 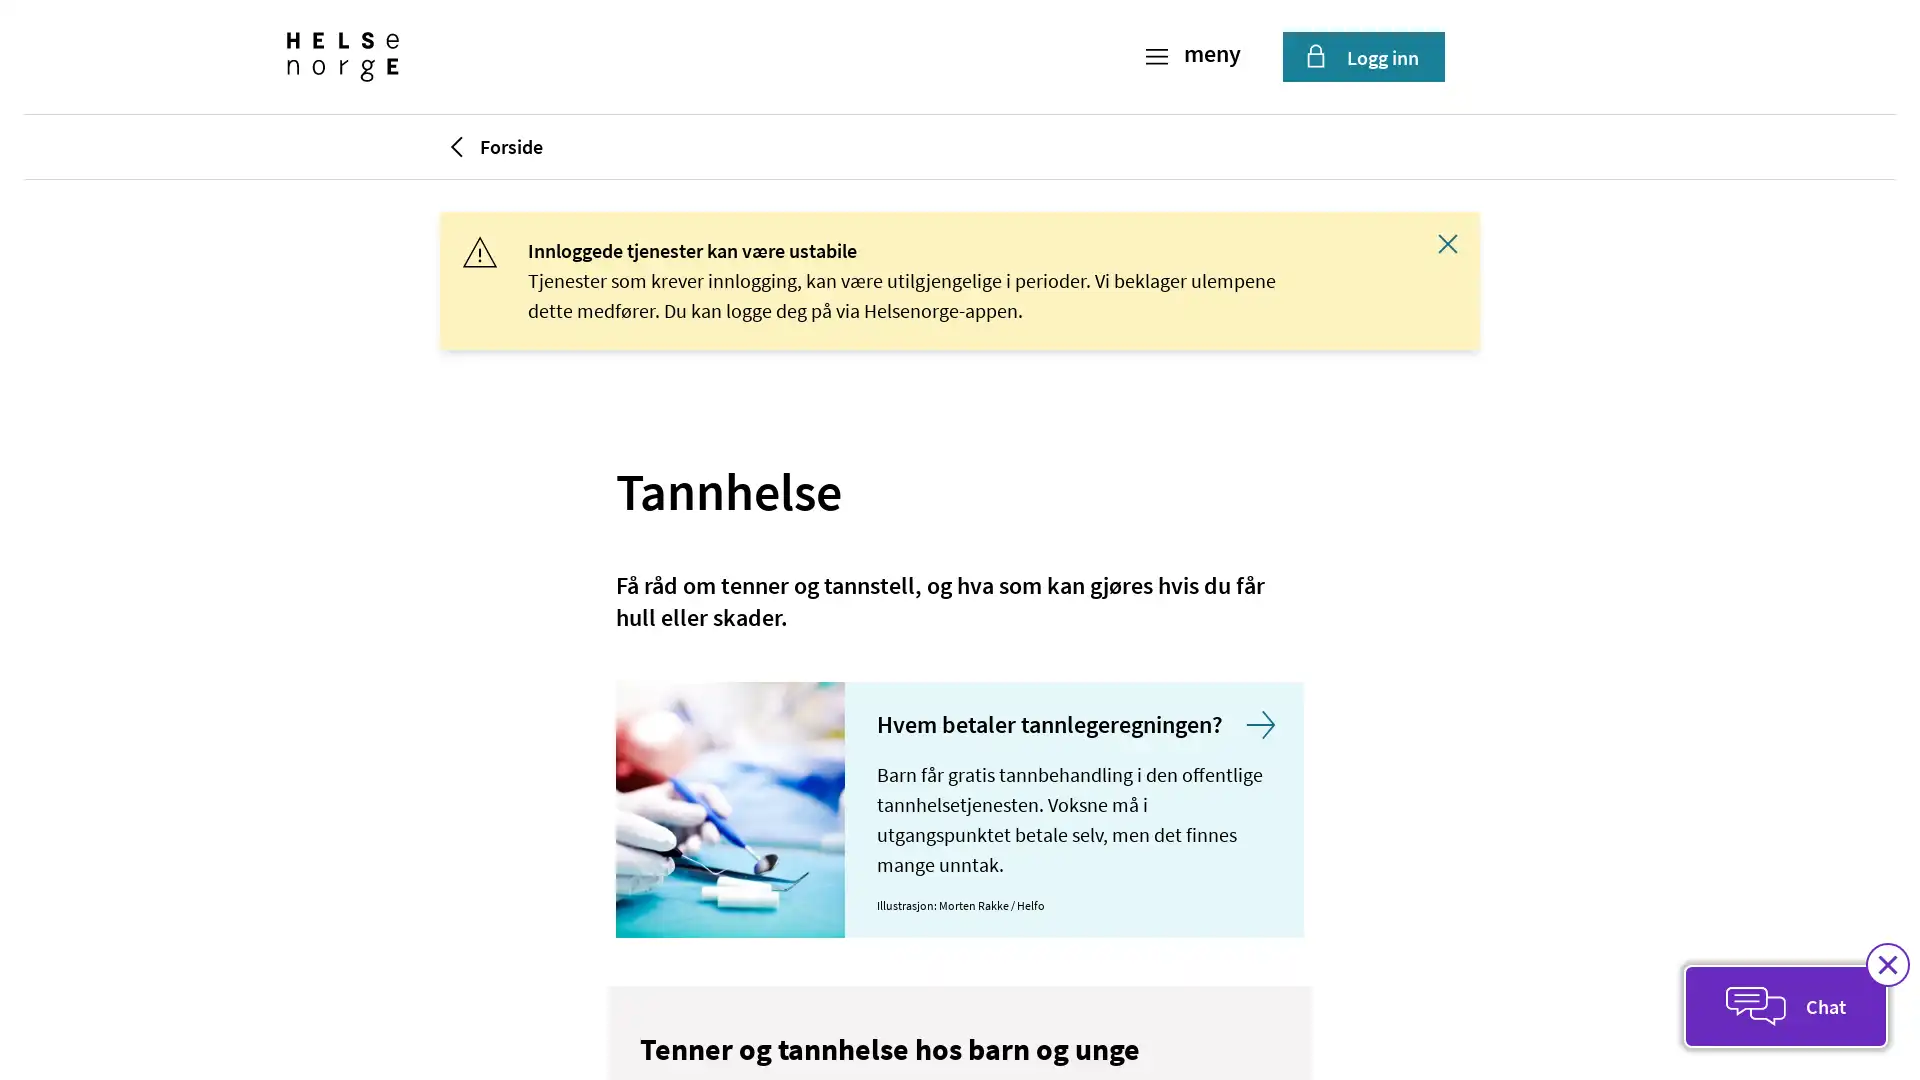 I want to click on Fjern chat, so click(x=1886, y=963).